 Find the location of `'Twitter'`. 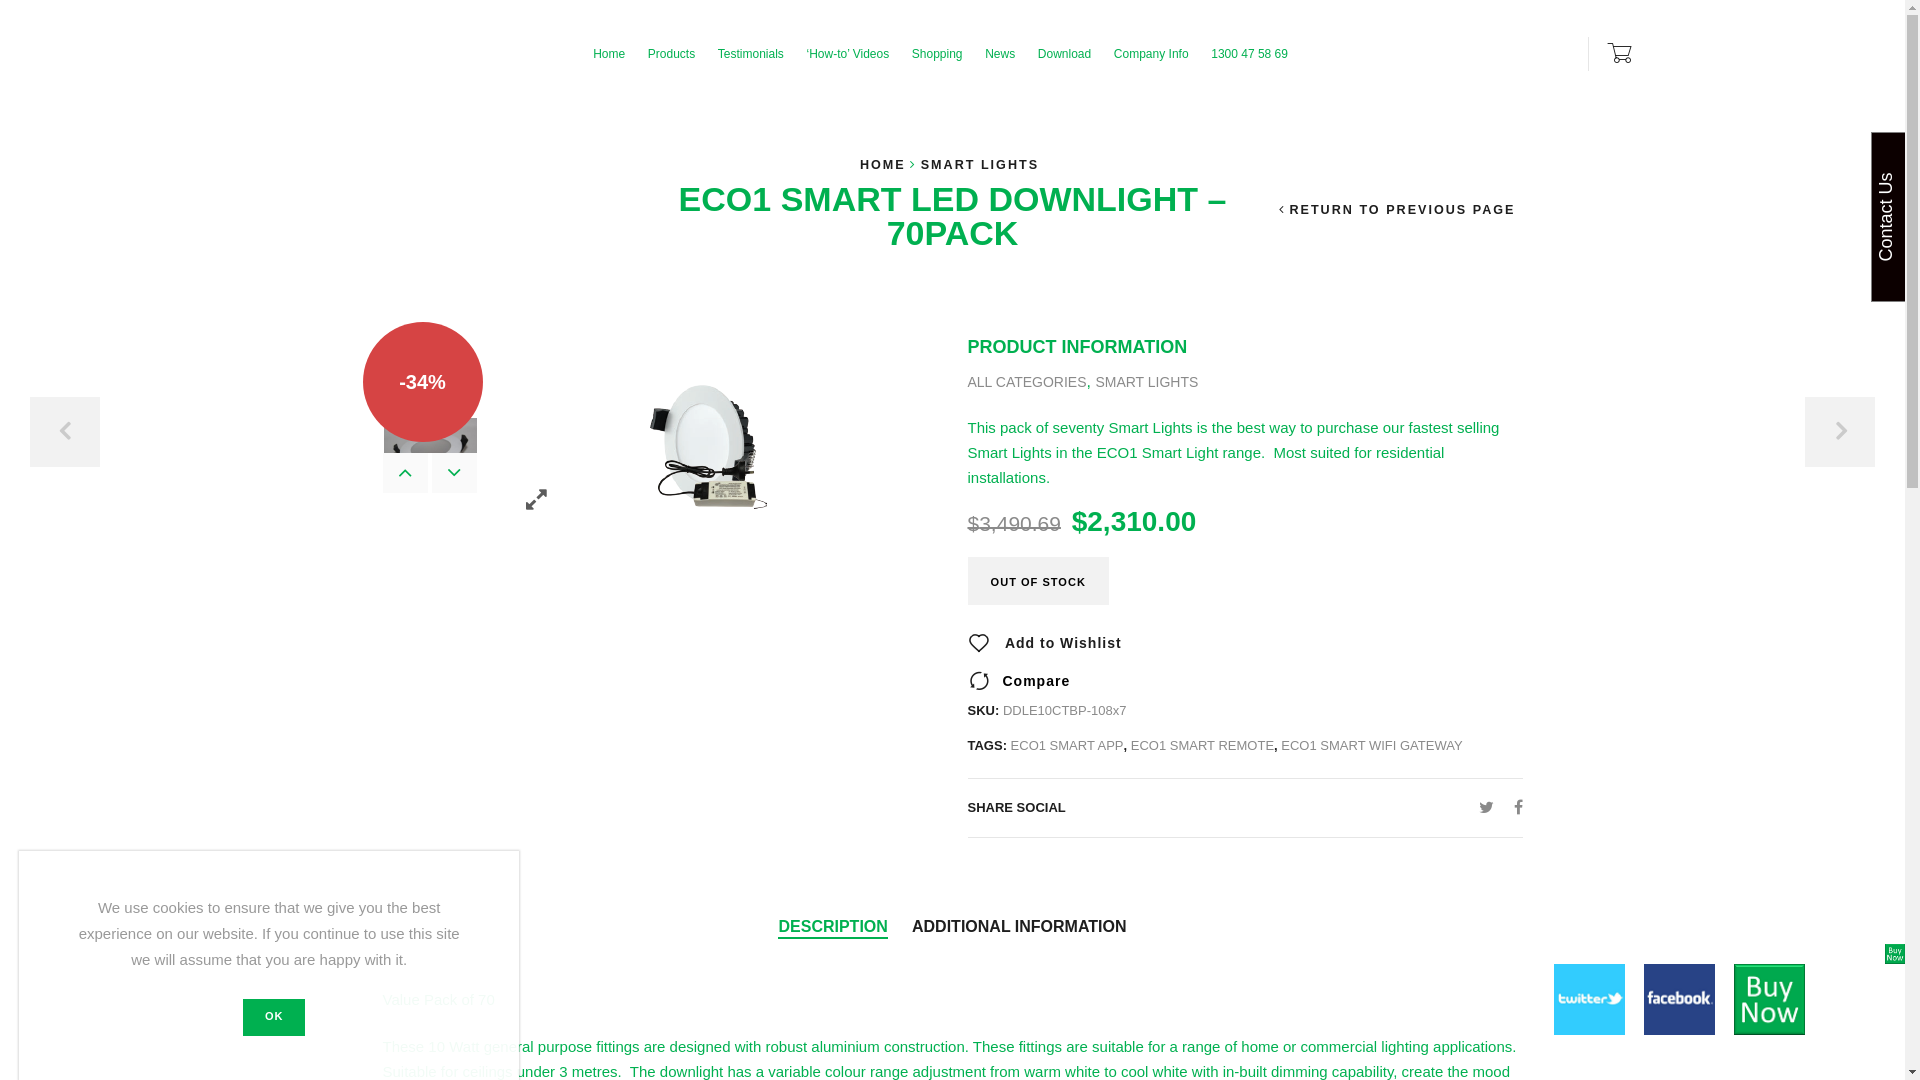

'Twitter' is located at coordinates (1485, 806).